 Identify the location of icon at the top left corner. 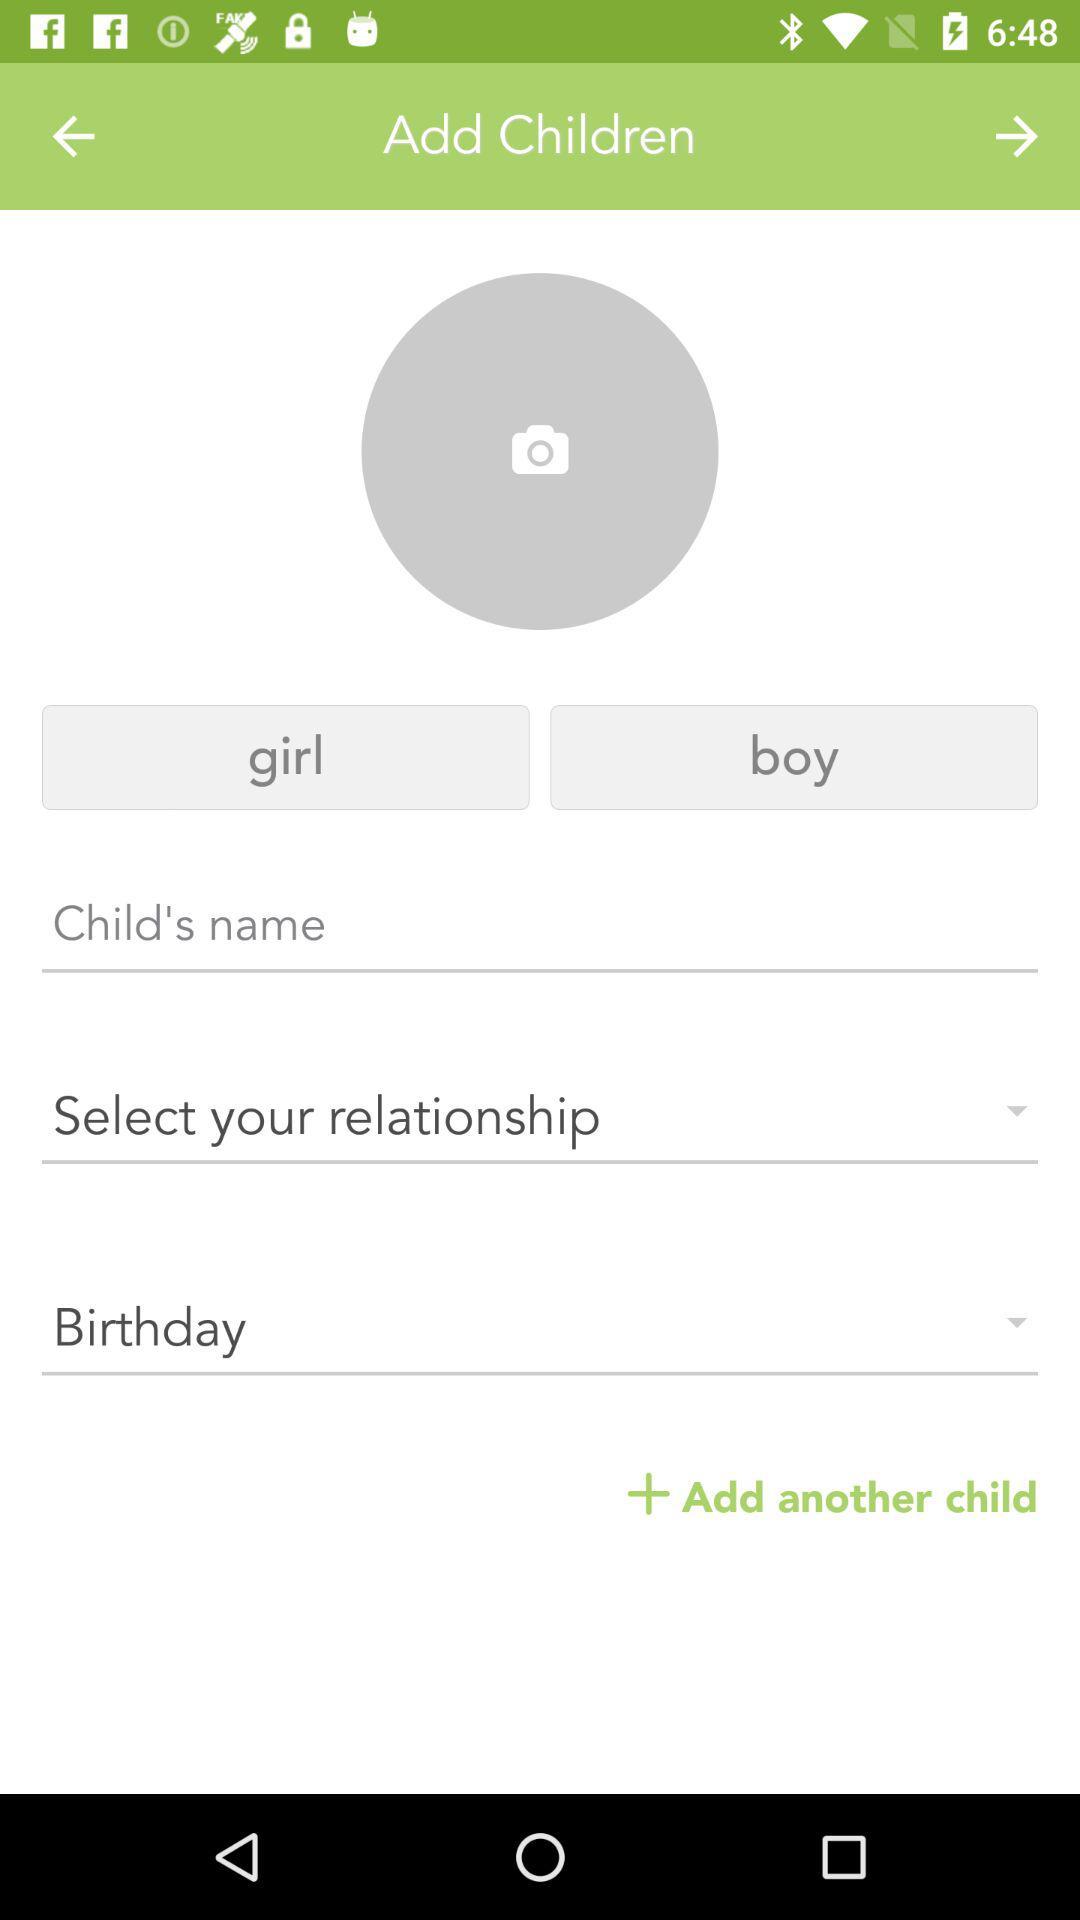
(72, 135).